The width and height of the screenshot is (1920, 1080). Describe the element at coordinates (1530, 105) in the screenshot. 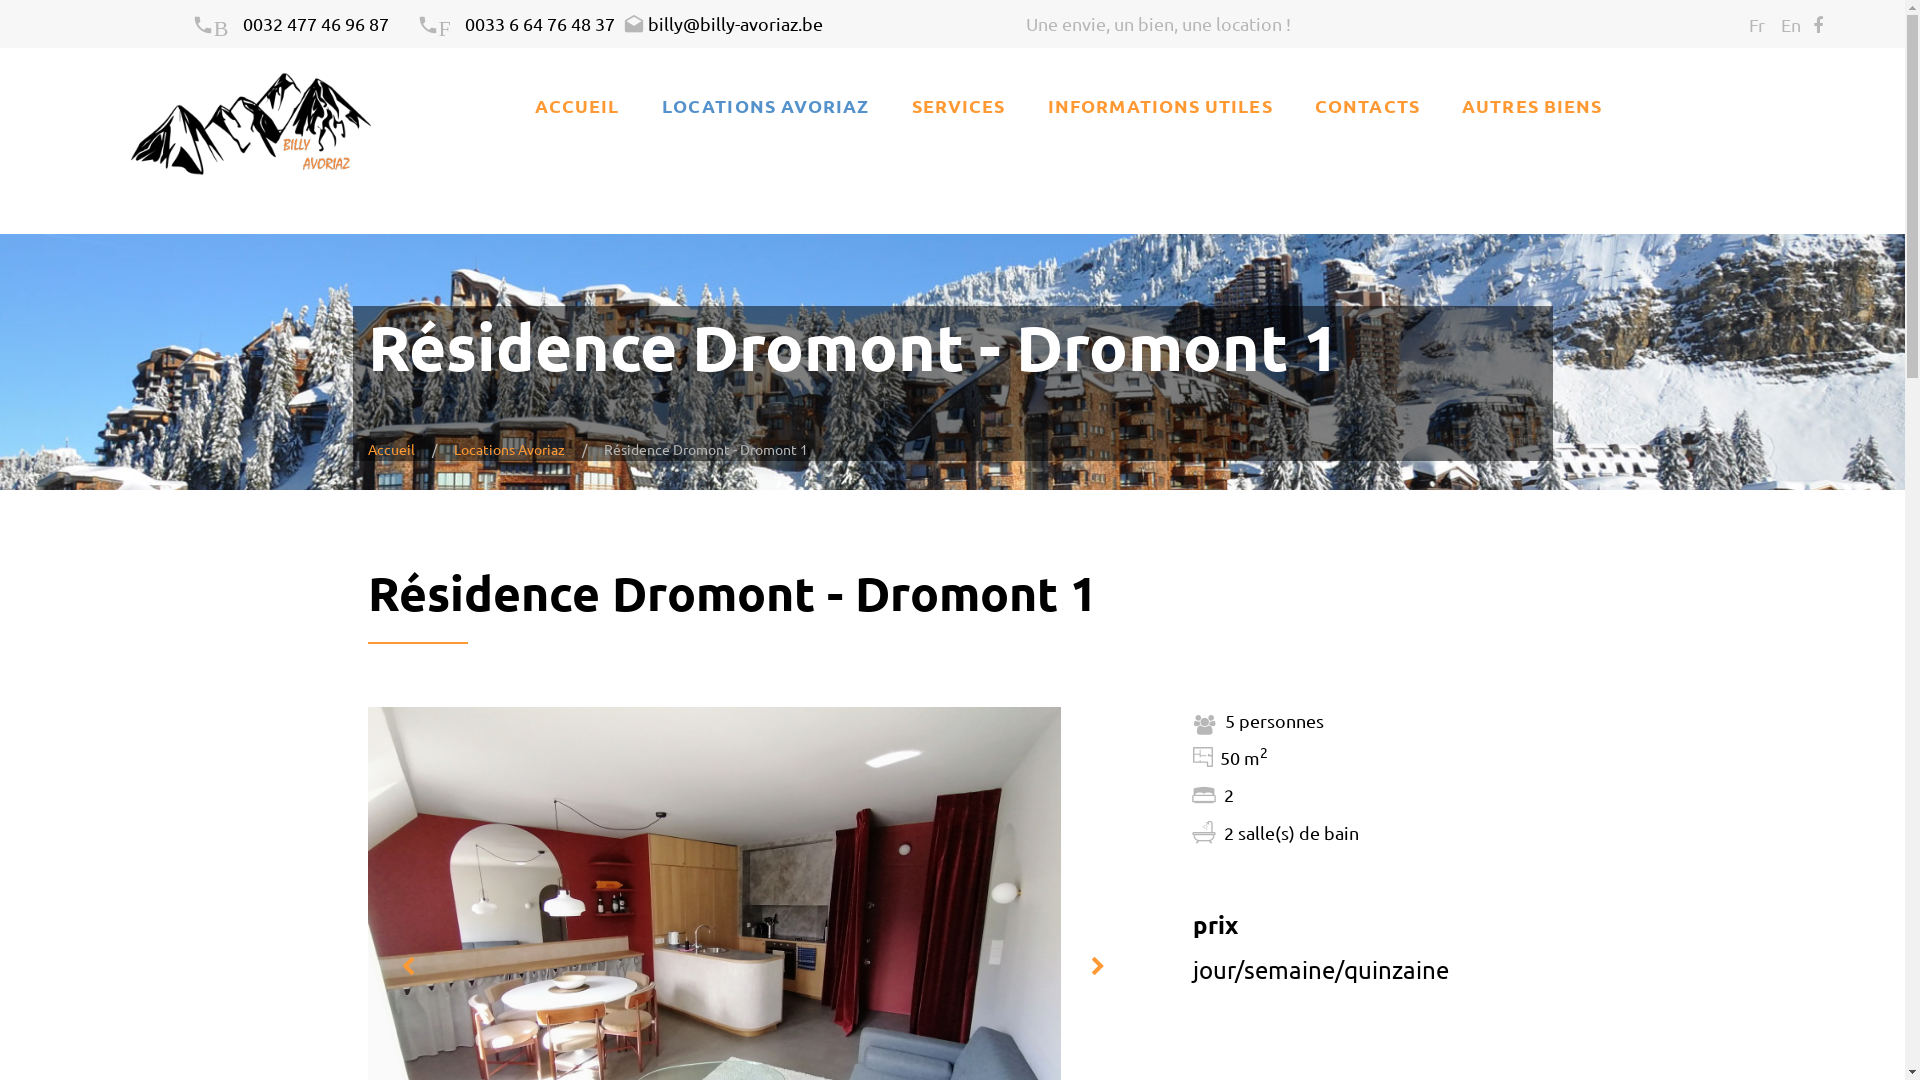

I see `'AUTRES BIENS'` at that location.